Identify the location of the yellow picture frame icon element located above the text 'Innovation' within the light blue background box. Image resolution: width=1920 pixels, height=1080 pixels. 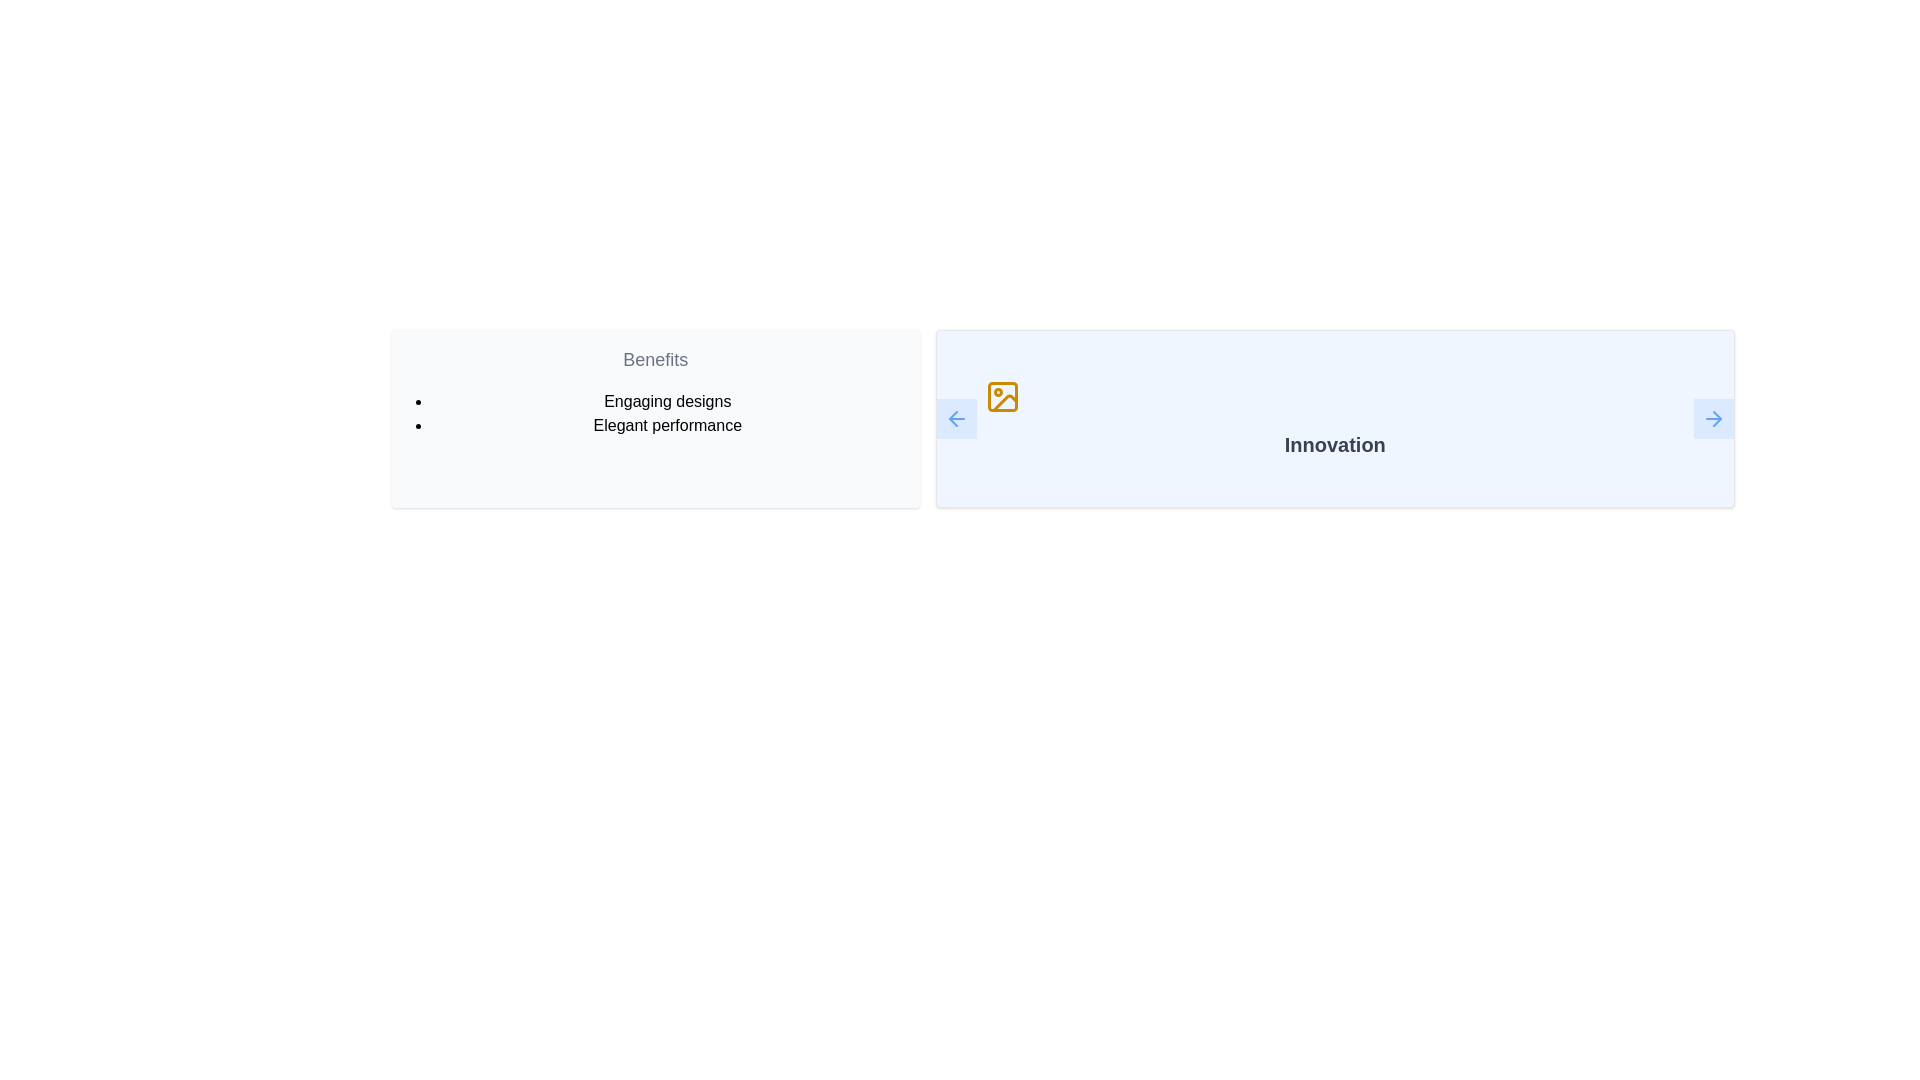
(1002, 397).